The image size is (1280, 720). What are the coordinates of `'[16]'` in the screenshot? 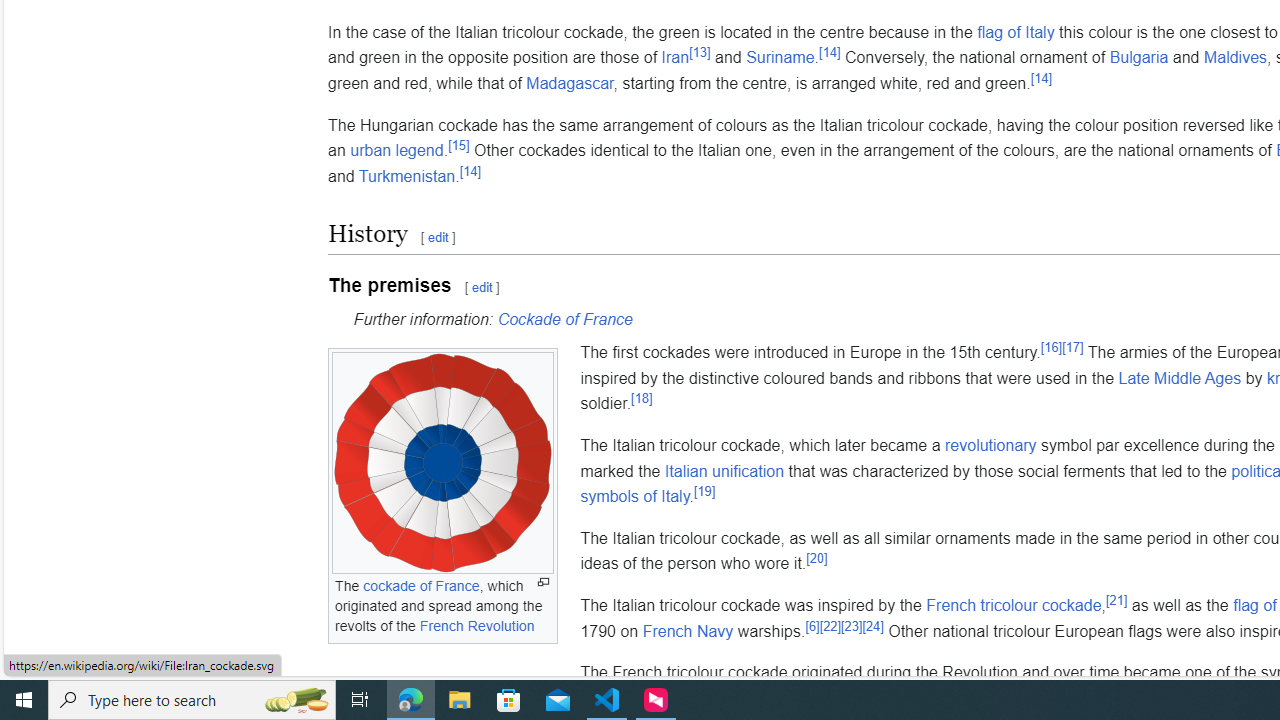 It's located at (1049, 346).